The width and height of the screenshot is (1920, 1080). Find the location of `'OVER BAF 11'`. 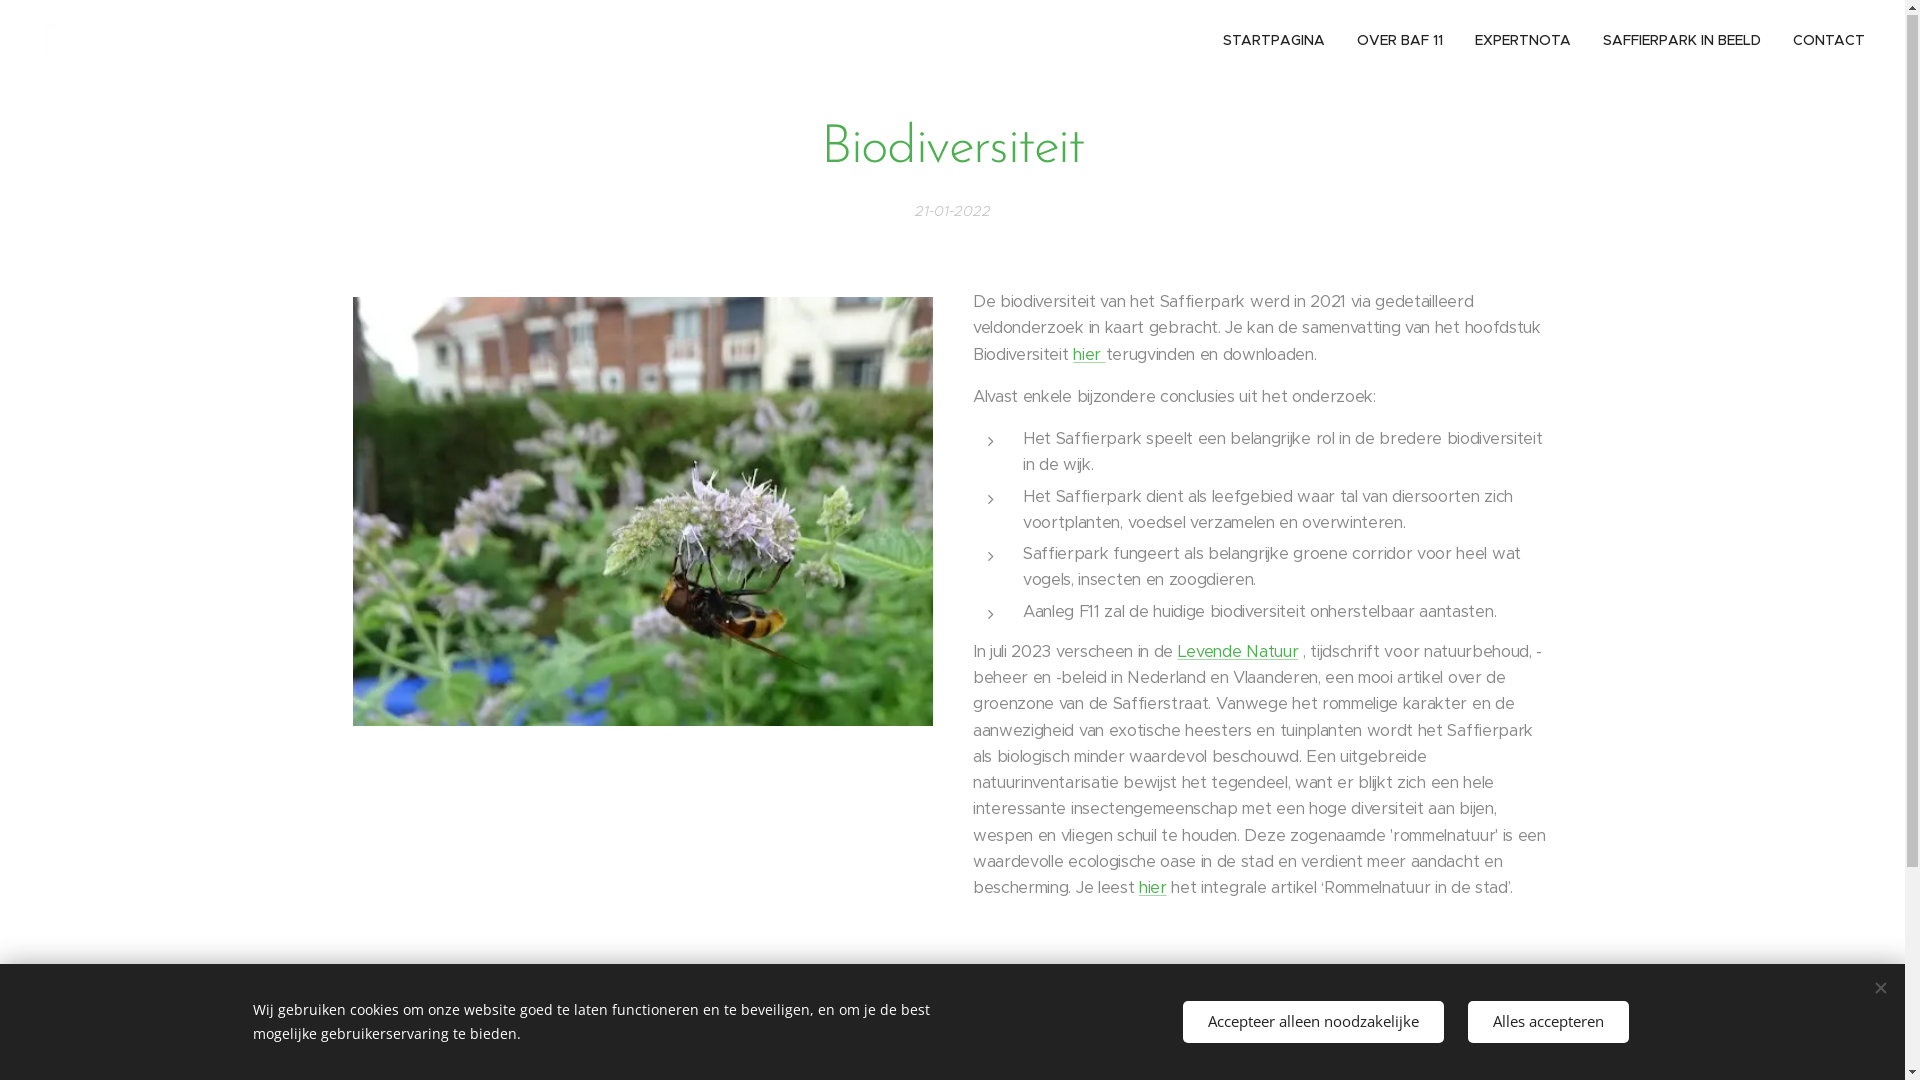

'OVER BAF 11' is located at coordinates (1399, 41).